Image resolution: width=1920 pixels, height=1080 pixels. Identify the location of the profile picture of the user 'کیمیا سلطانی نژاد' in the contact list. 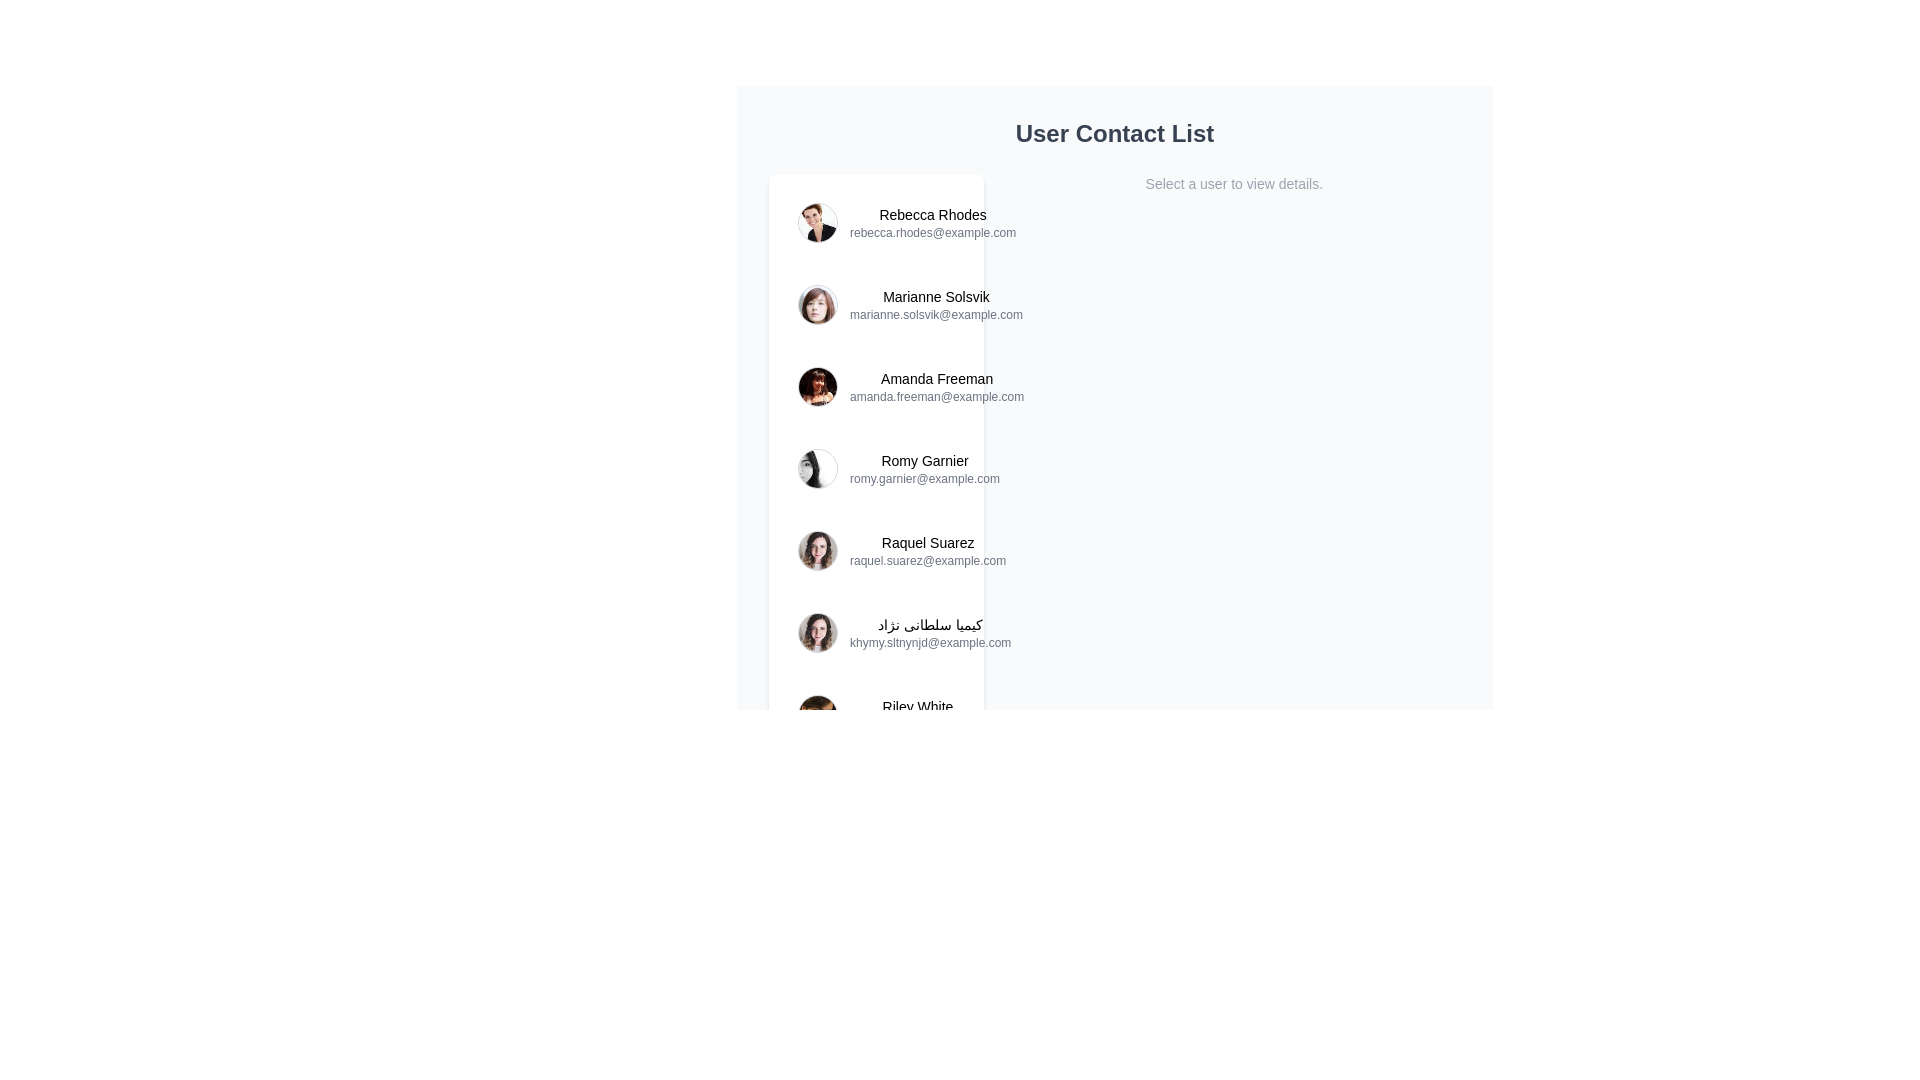
(817, 632).